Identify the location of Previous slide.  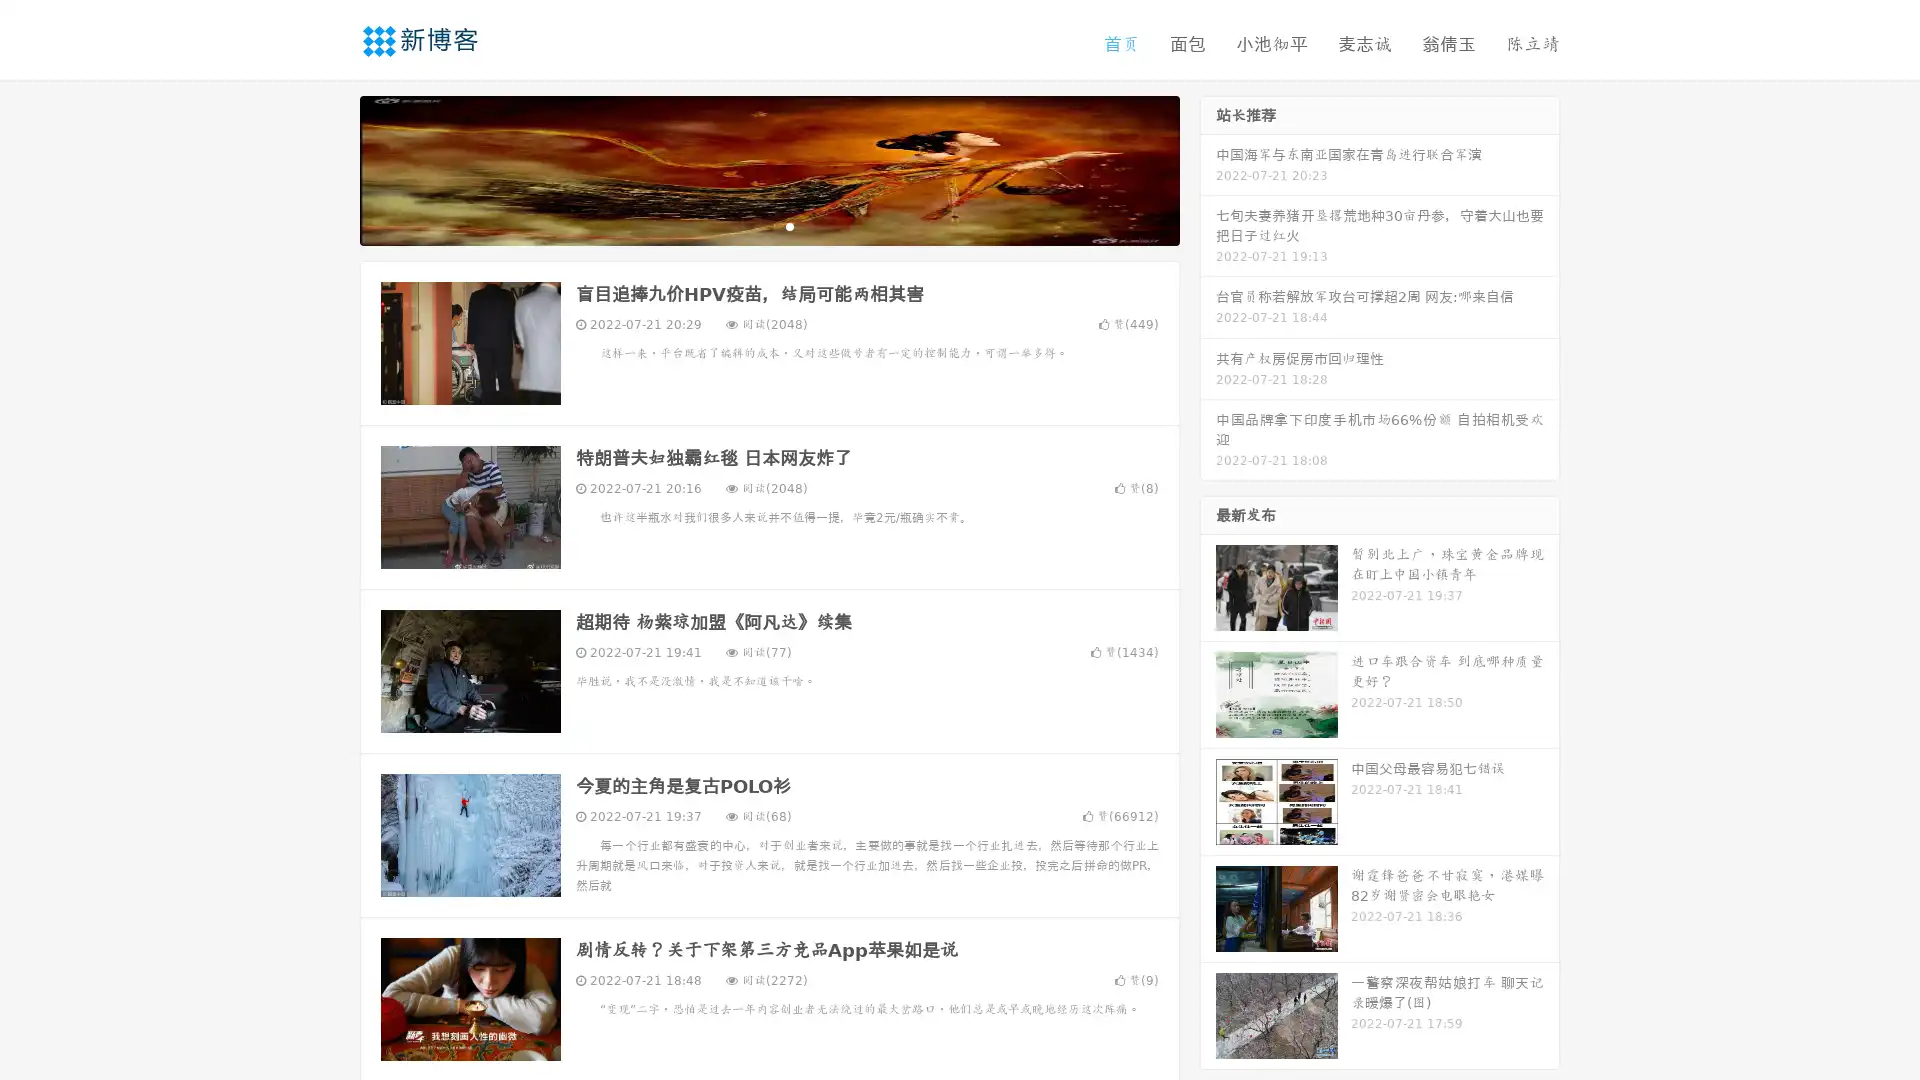
(330, 168).